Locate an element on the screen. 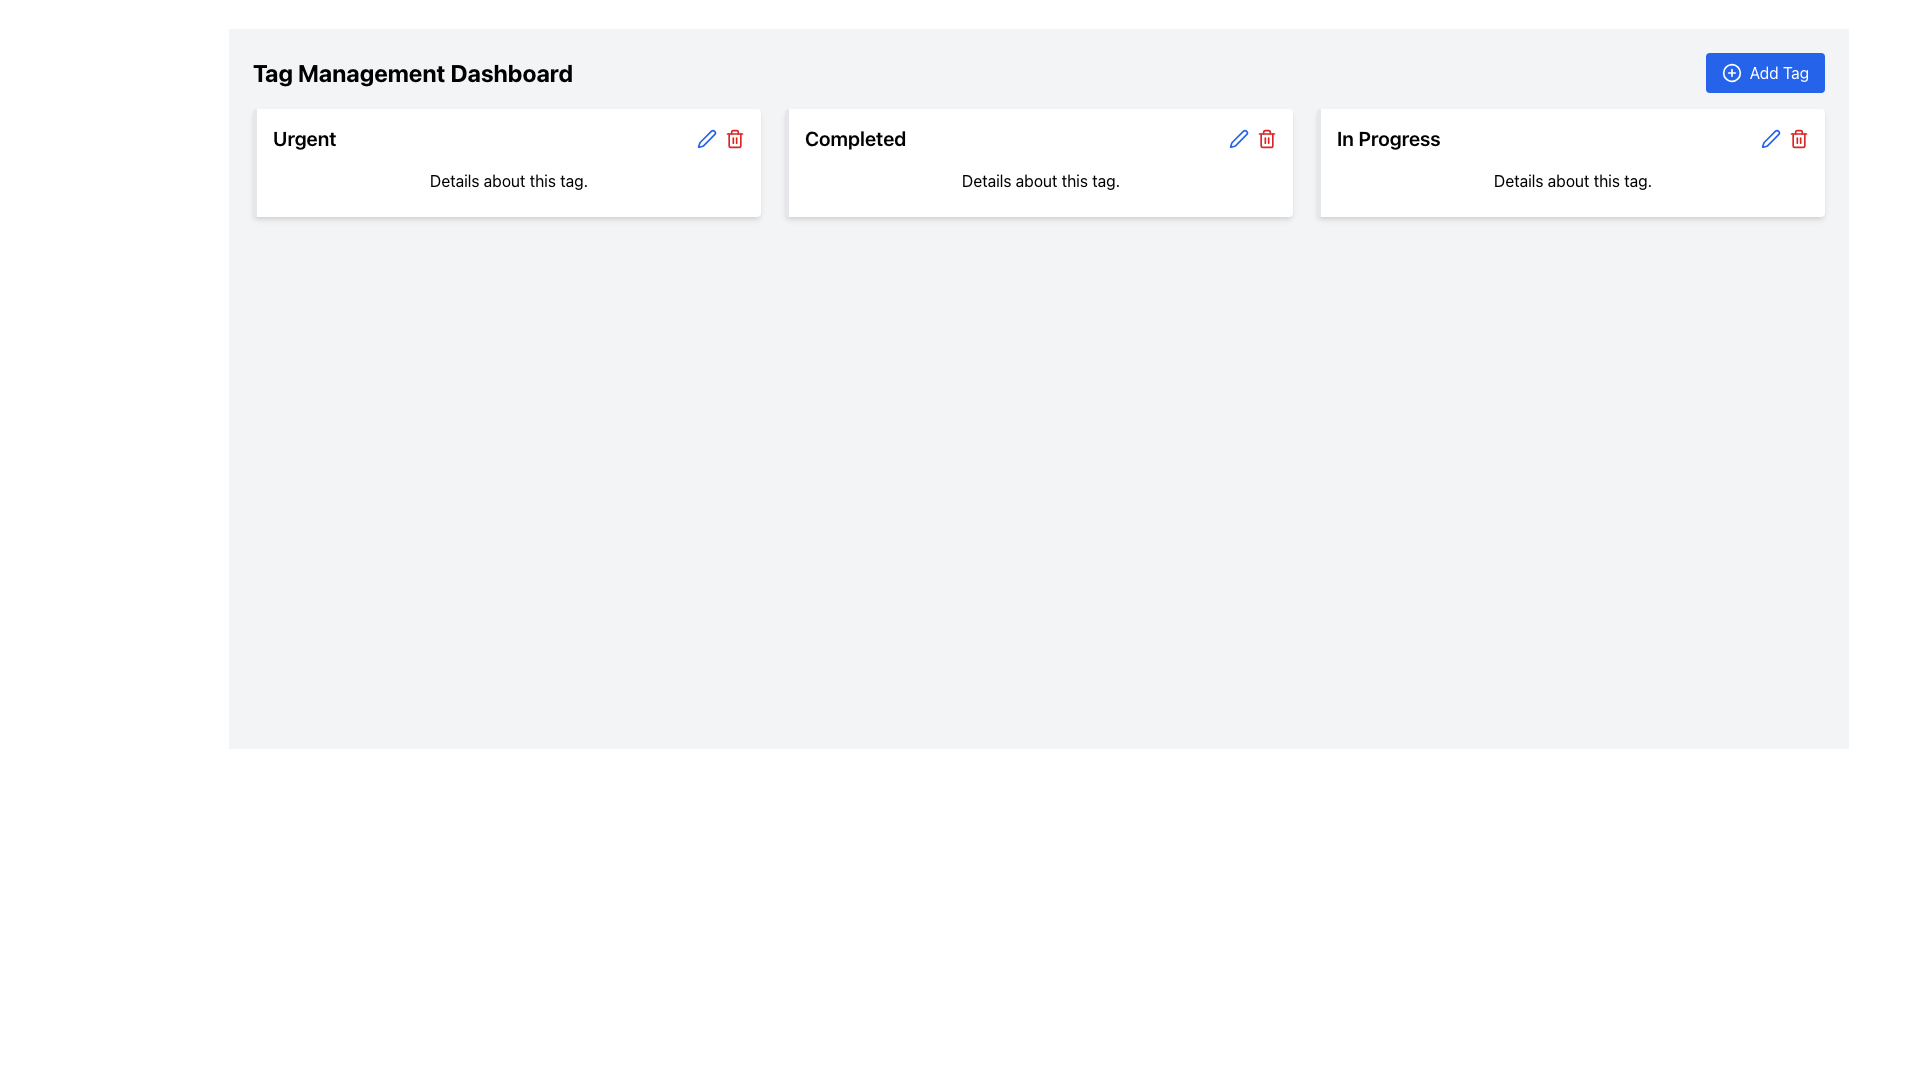 The height and width of the screenshot is (1080, 1920). the blue pen icon button located in the top right corner of the 'In Progress' card is located at coordinates (1771, 137).